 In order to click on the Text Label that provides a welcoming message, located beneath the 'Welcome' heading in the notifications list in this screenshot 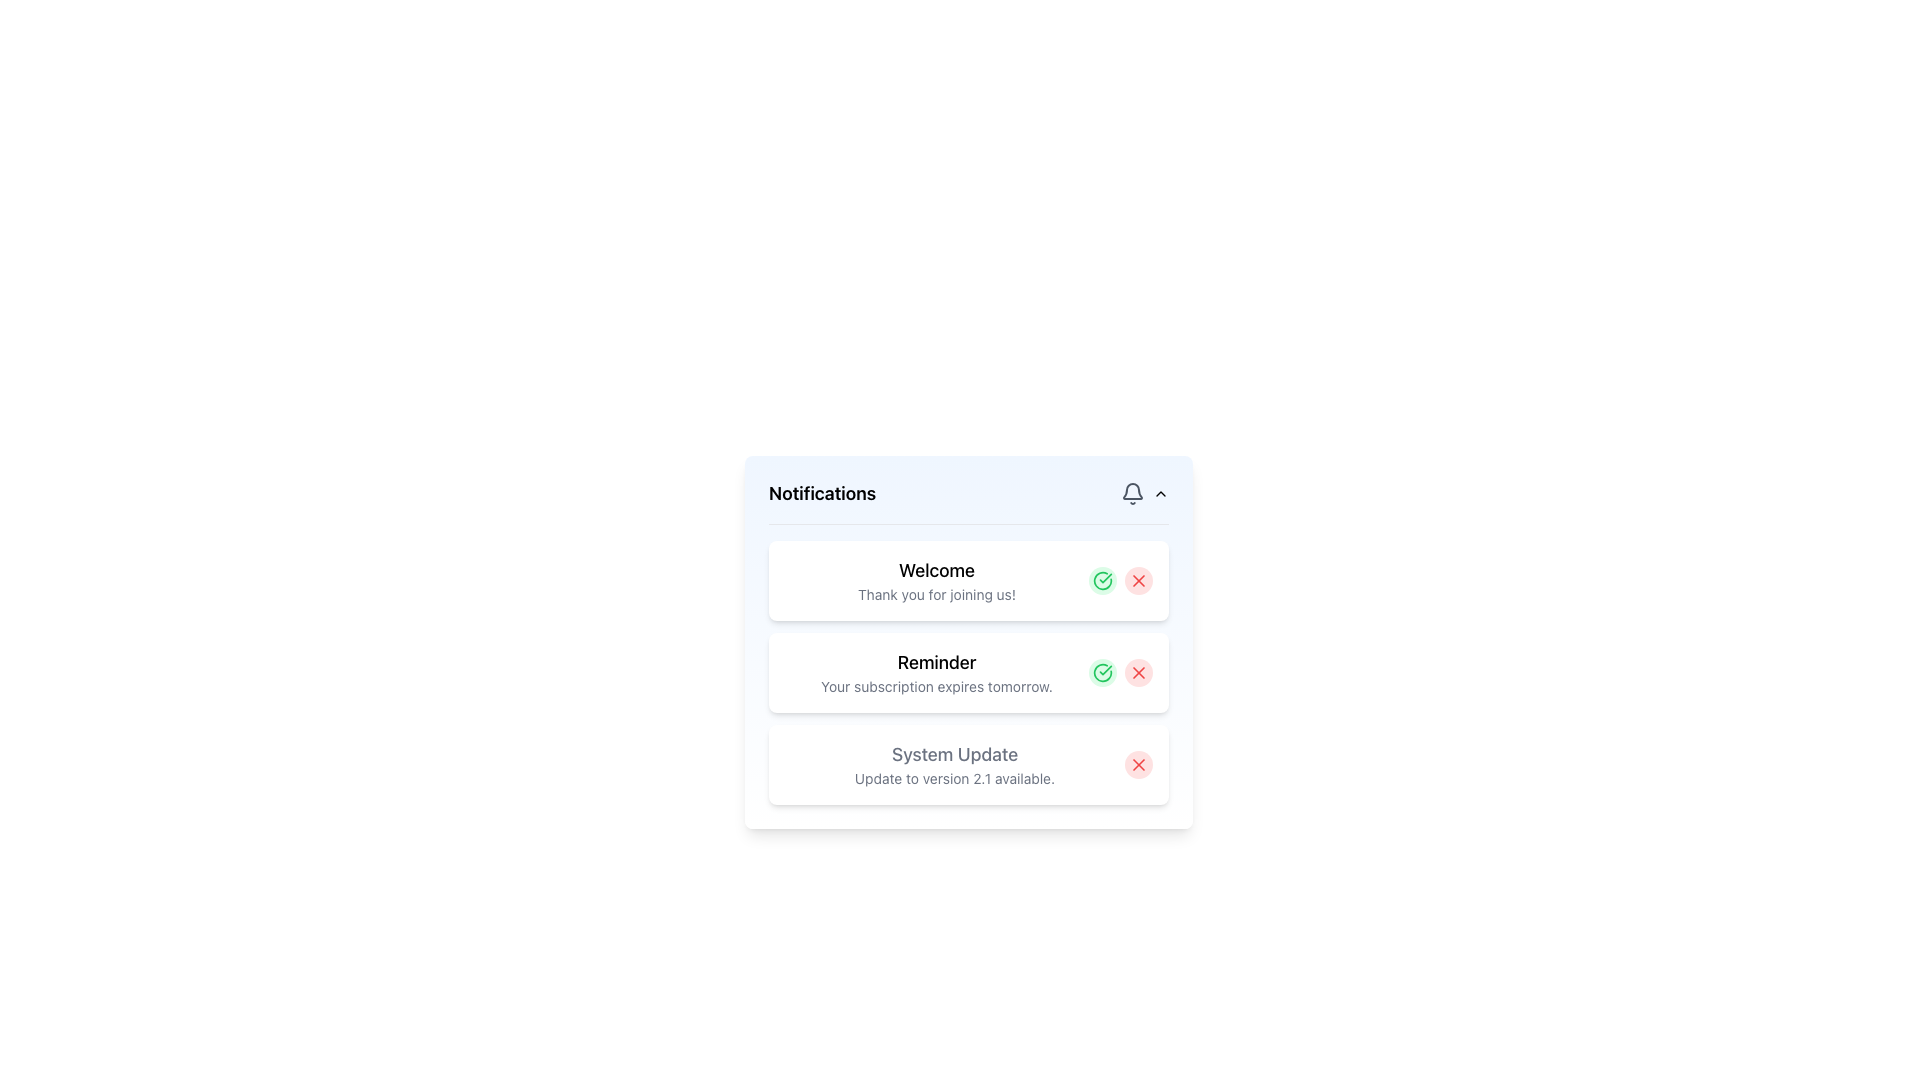, I will do `click(935, 593)`.